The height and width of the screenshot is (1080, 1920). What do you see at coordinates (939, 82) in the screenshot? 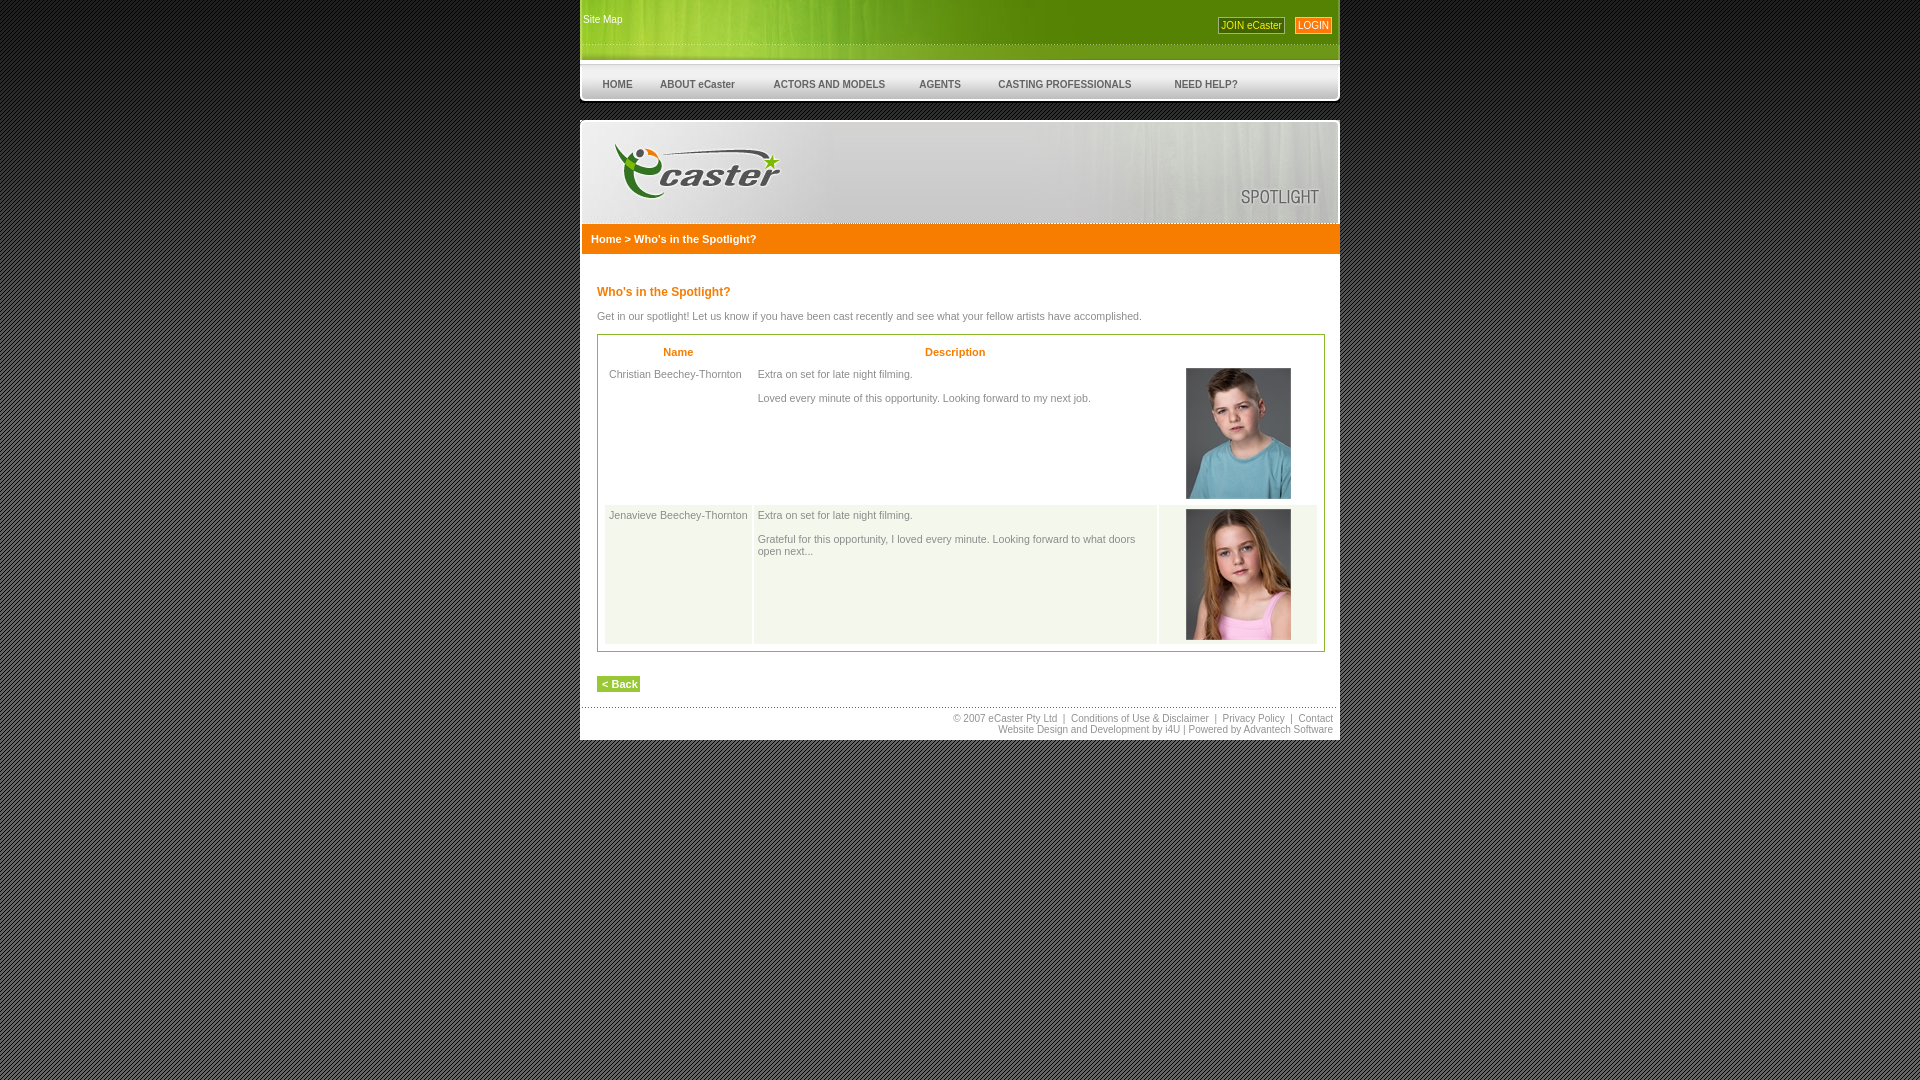
I see `' AGENTS '` at bounding box center [939, 82].